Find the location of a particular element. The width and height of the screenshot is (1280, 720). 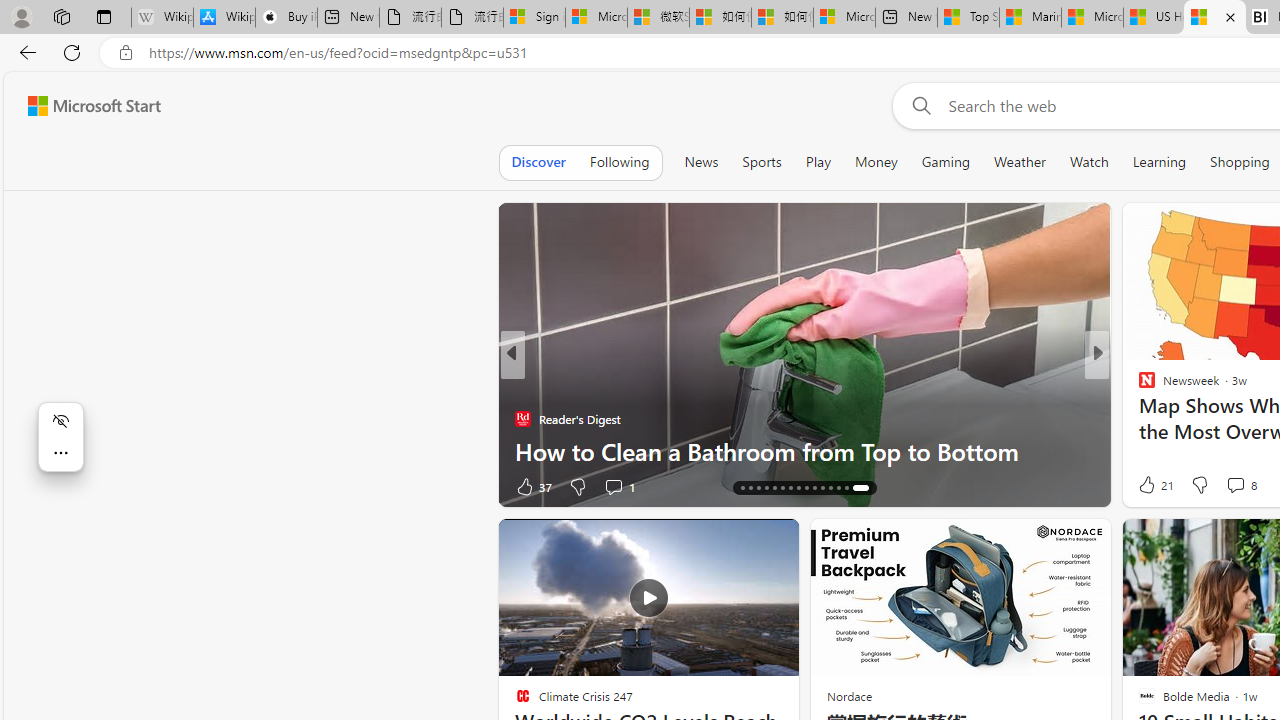

'21 Like' is located at coordinates (1154, 484).